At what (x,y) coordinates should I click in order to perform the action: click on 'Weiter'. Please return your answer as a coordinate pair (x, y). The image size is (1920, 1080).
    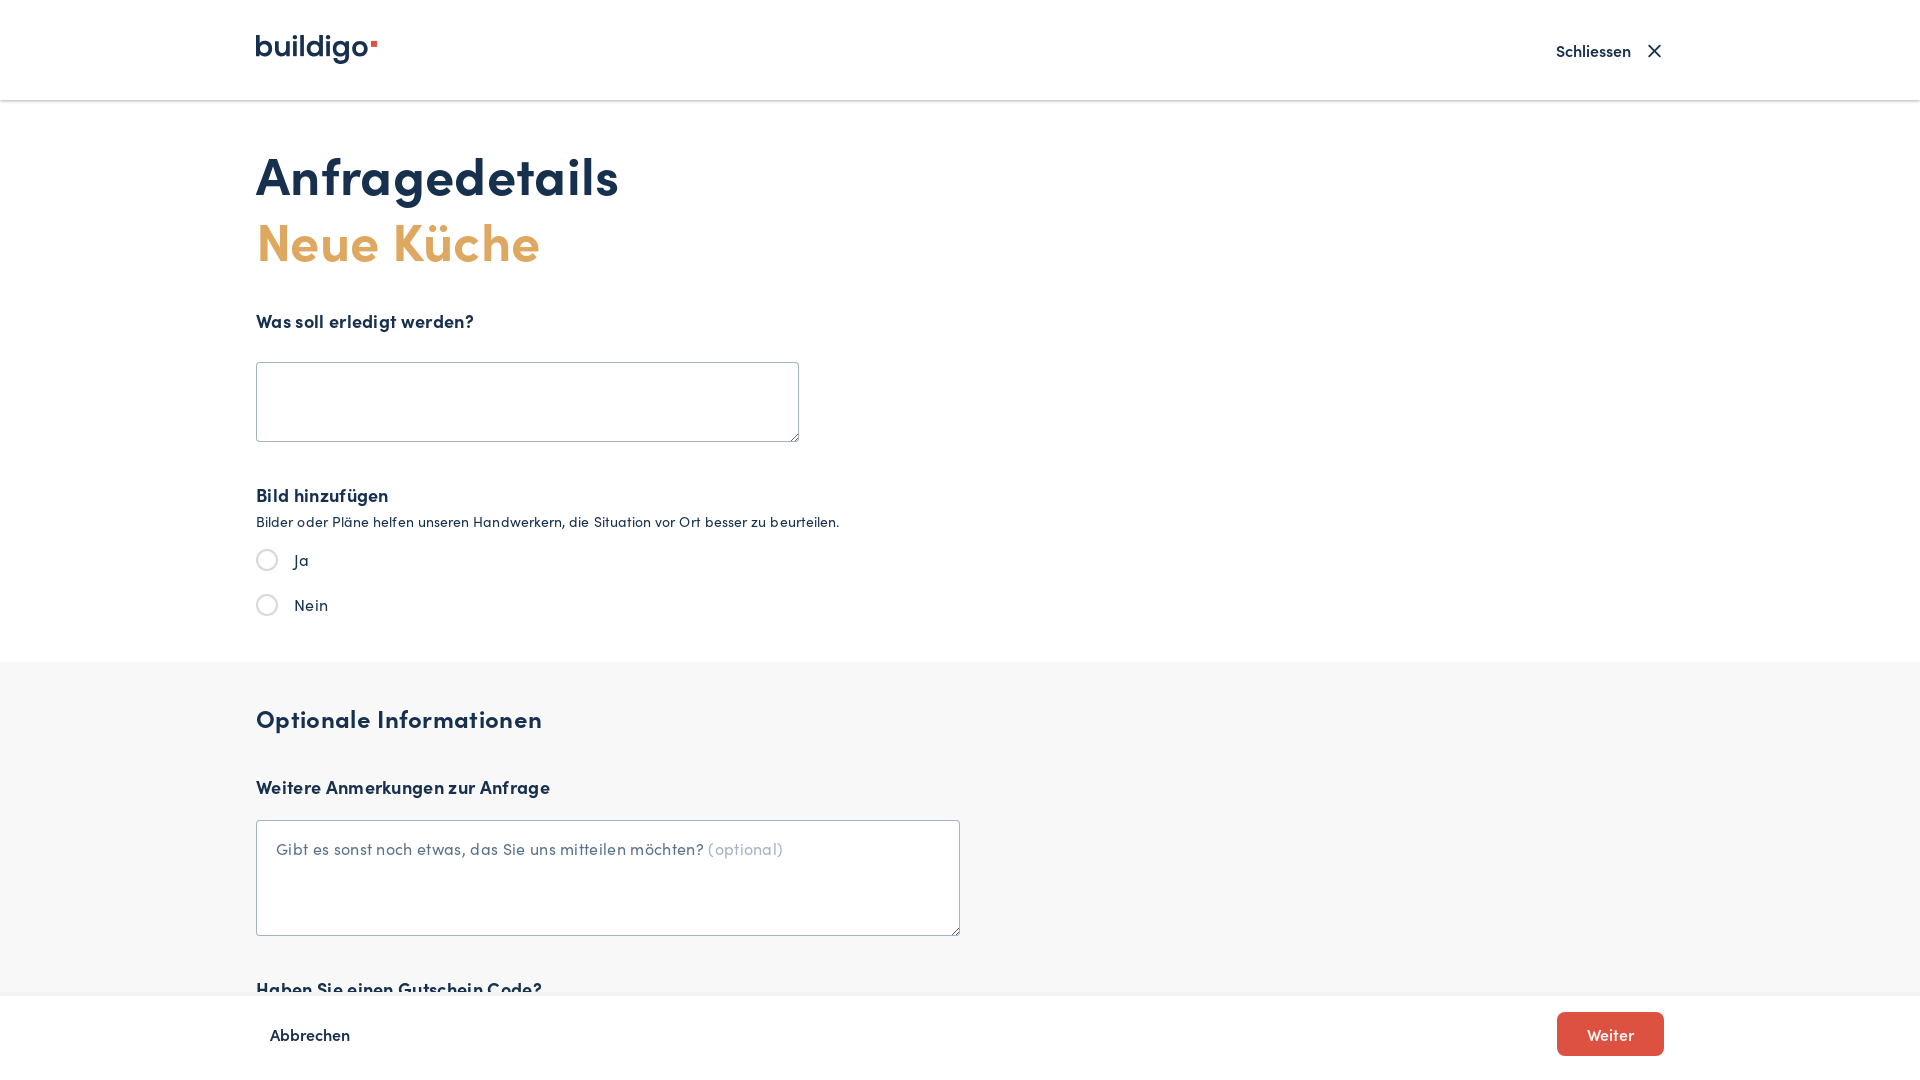
    Looking at the image, I should click on (1610, 1033).